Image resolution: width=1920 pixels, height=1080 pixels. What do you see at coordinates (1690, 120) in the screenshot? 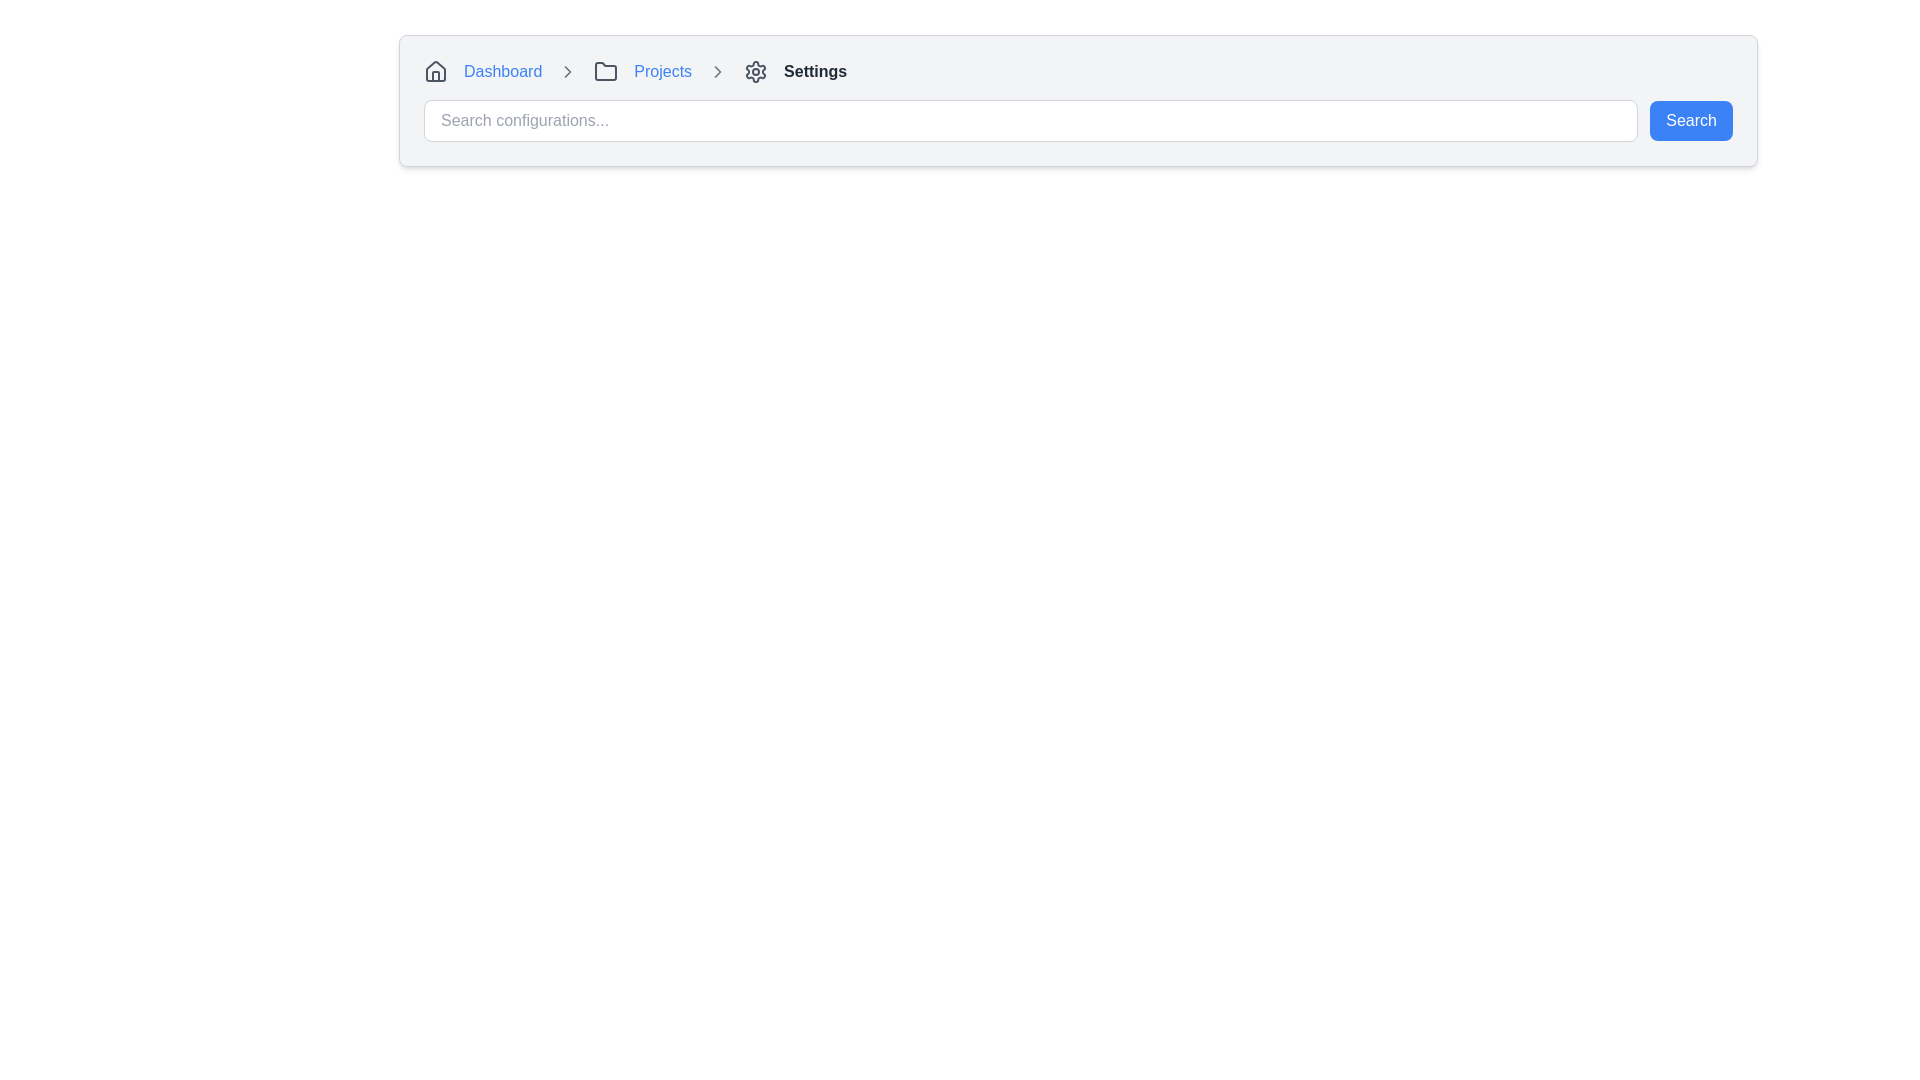
I see `the blue button labeled 'Search' located to the right of the search input field` at bounding box center [1690, 120].